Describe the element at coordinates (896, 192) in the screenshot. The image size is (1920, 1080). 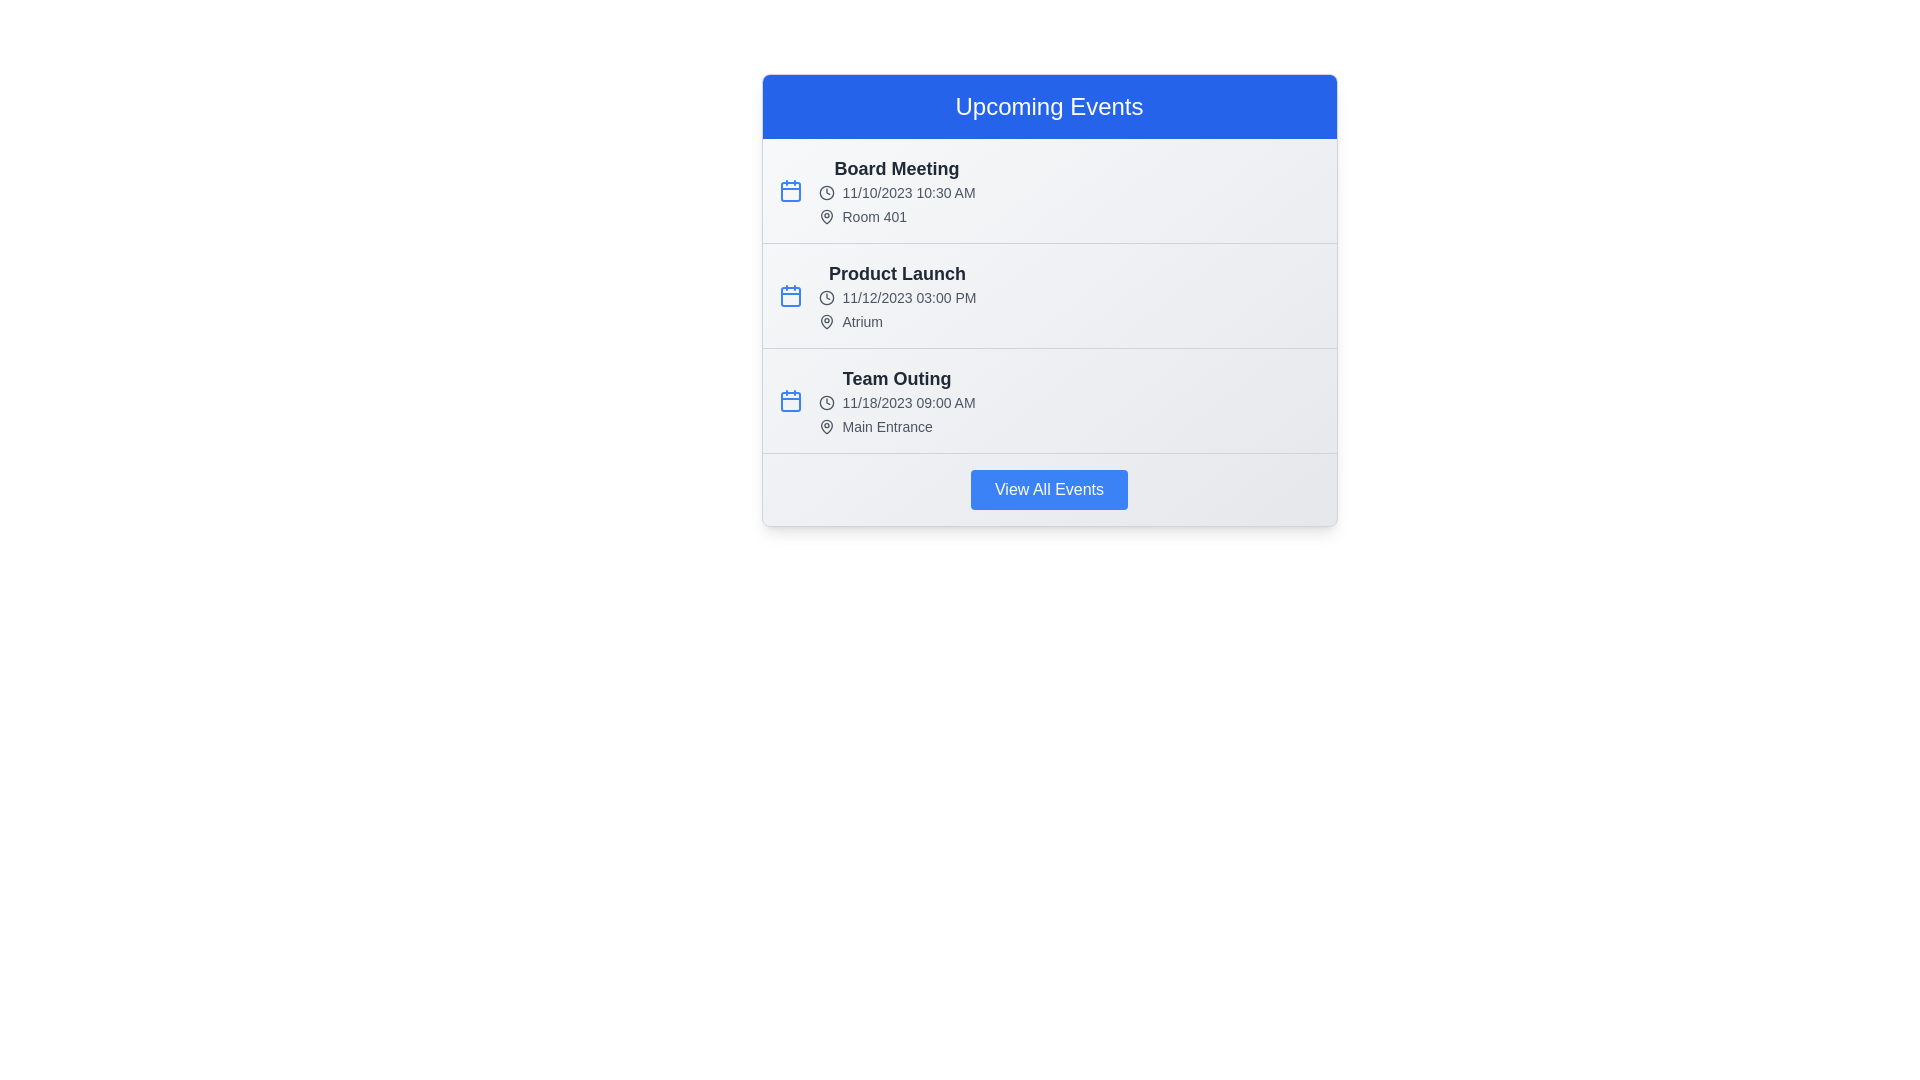
I see `the text displaying '11/10/2023 10:30 AM' with the clock icon preceding it, located under the 'Upcoming Events' section, part of the first event entry titled 'Board Meeting'` at that location.